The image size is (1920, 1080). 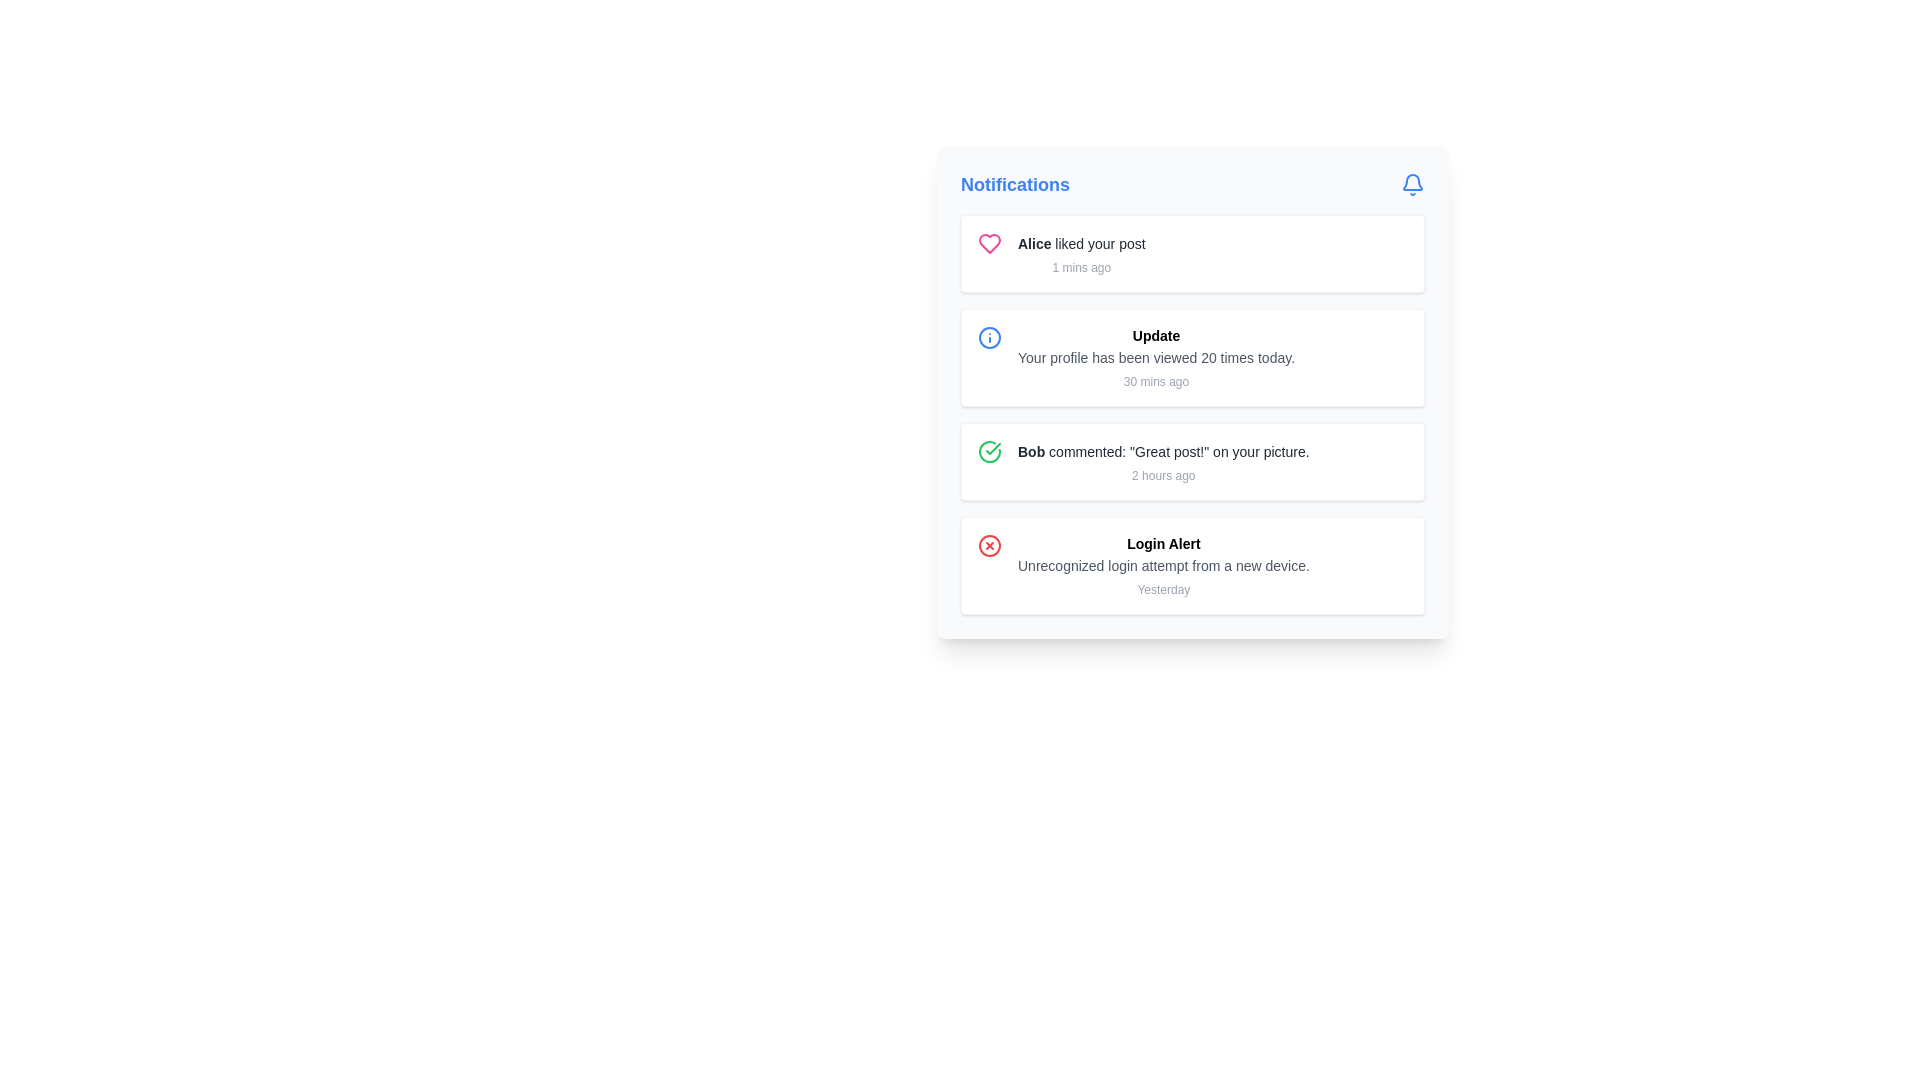 I want to click on the static text notification indicating that 'Alice' liked the user's post, which is located in the first notification card, next to the pink heart icon and beneath the 'Notifications' header, so click(x=1080, y=253).